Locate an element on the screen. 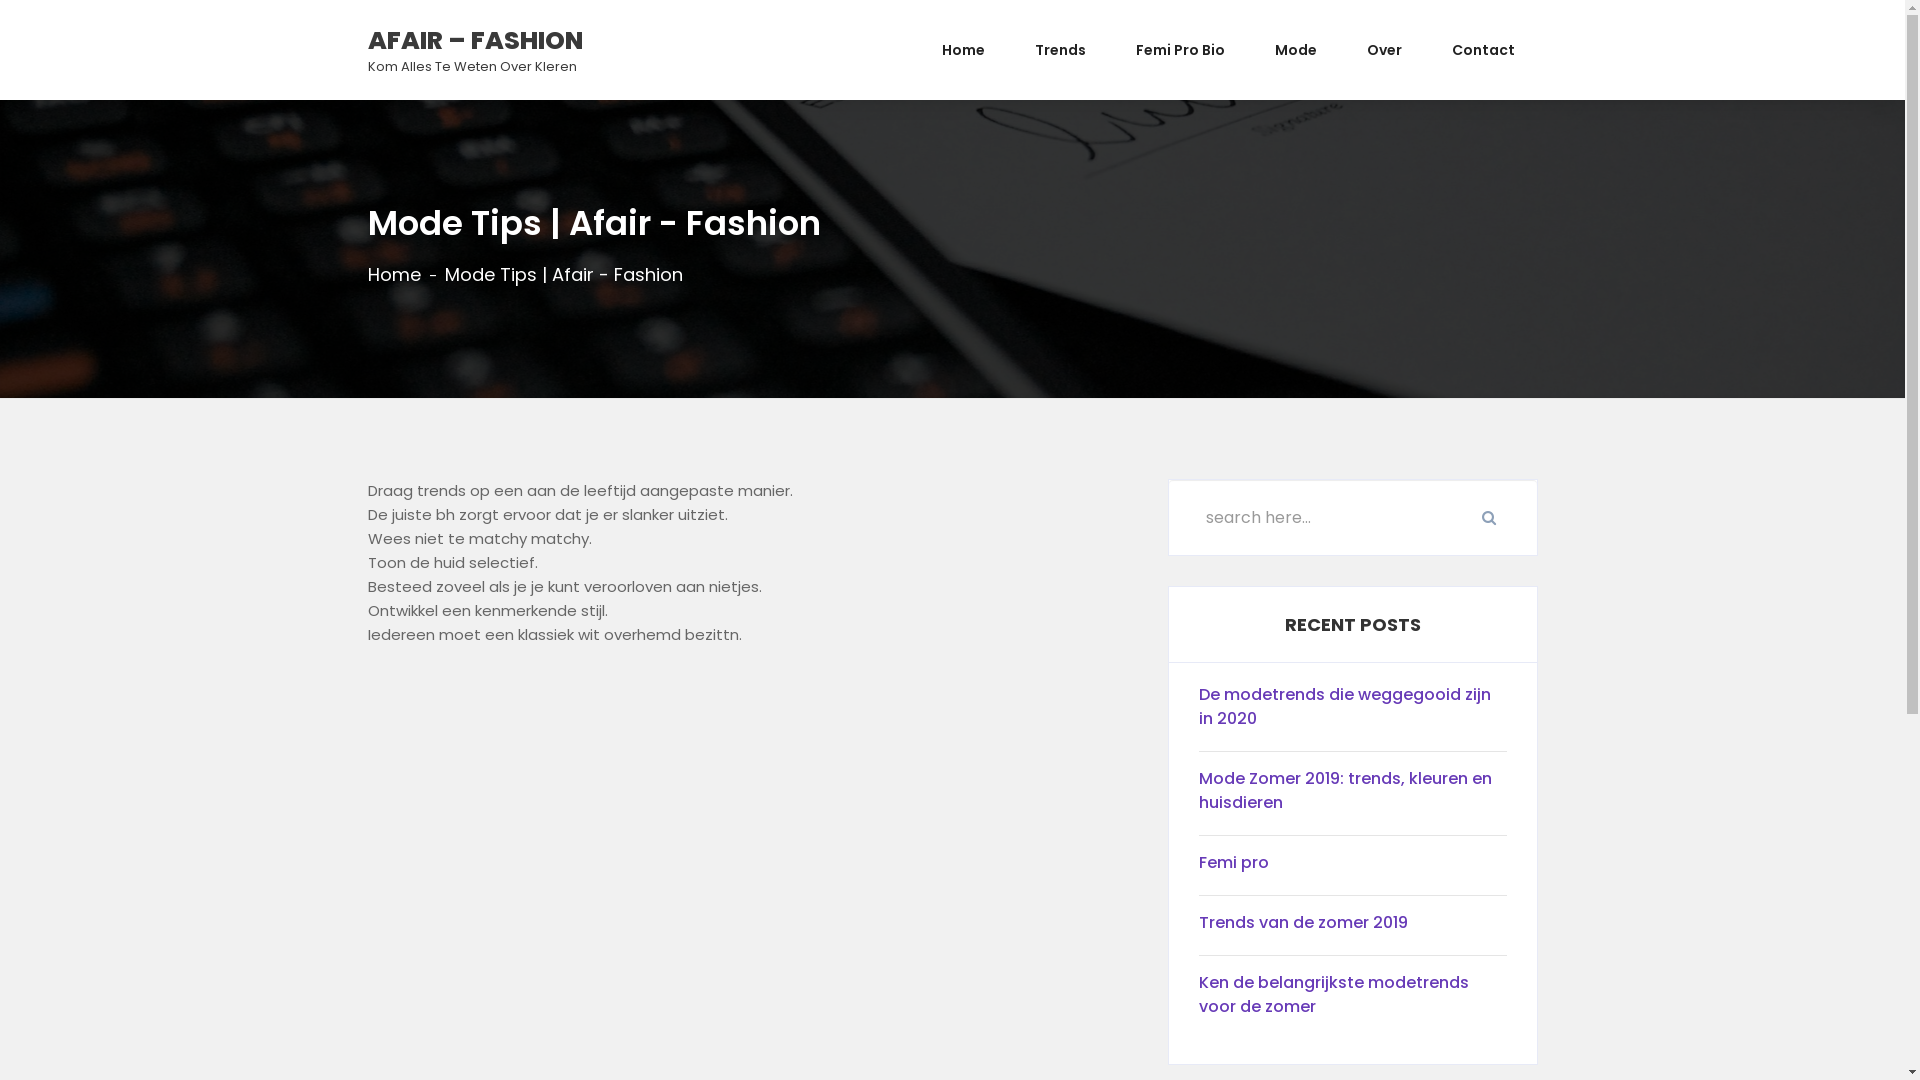 Image resolution: width=1920 pixels, height=1080 pixels. 'Trends' is located at coordinates (1059, 49).